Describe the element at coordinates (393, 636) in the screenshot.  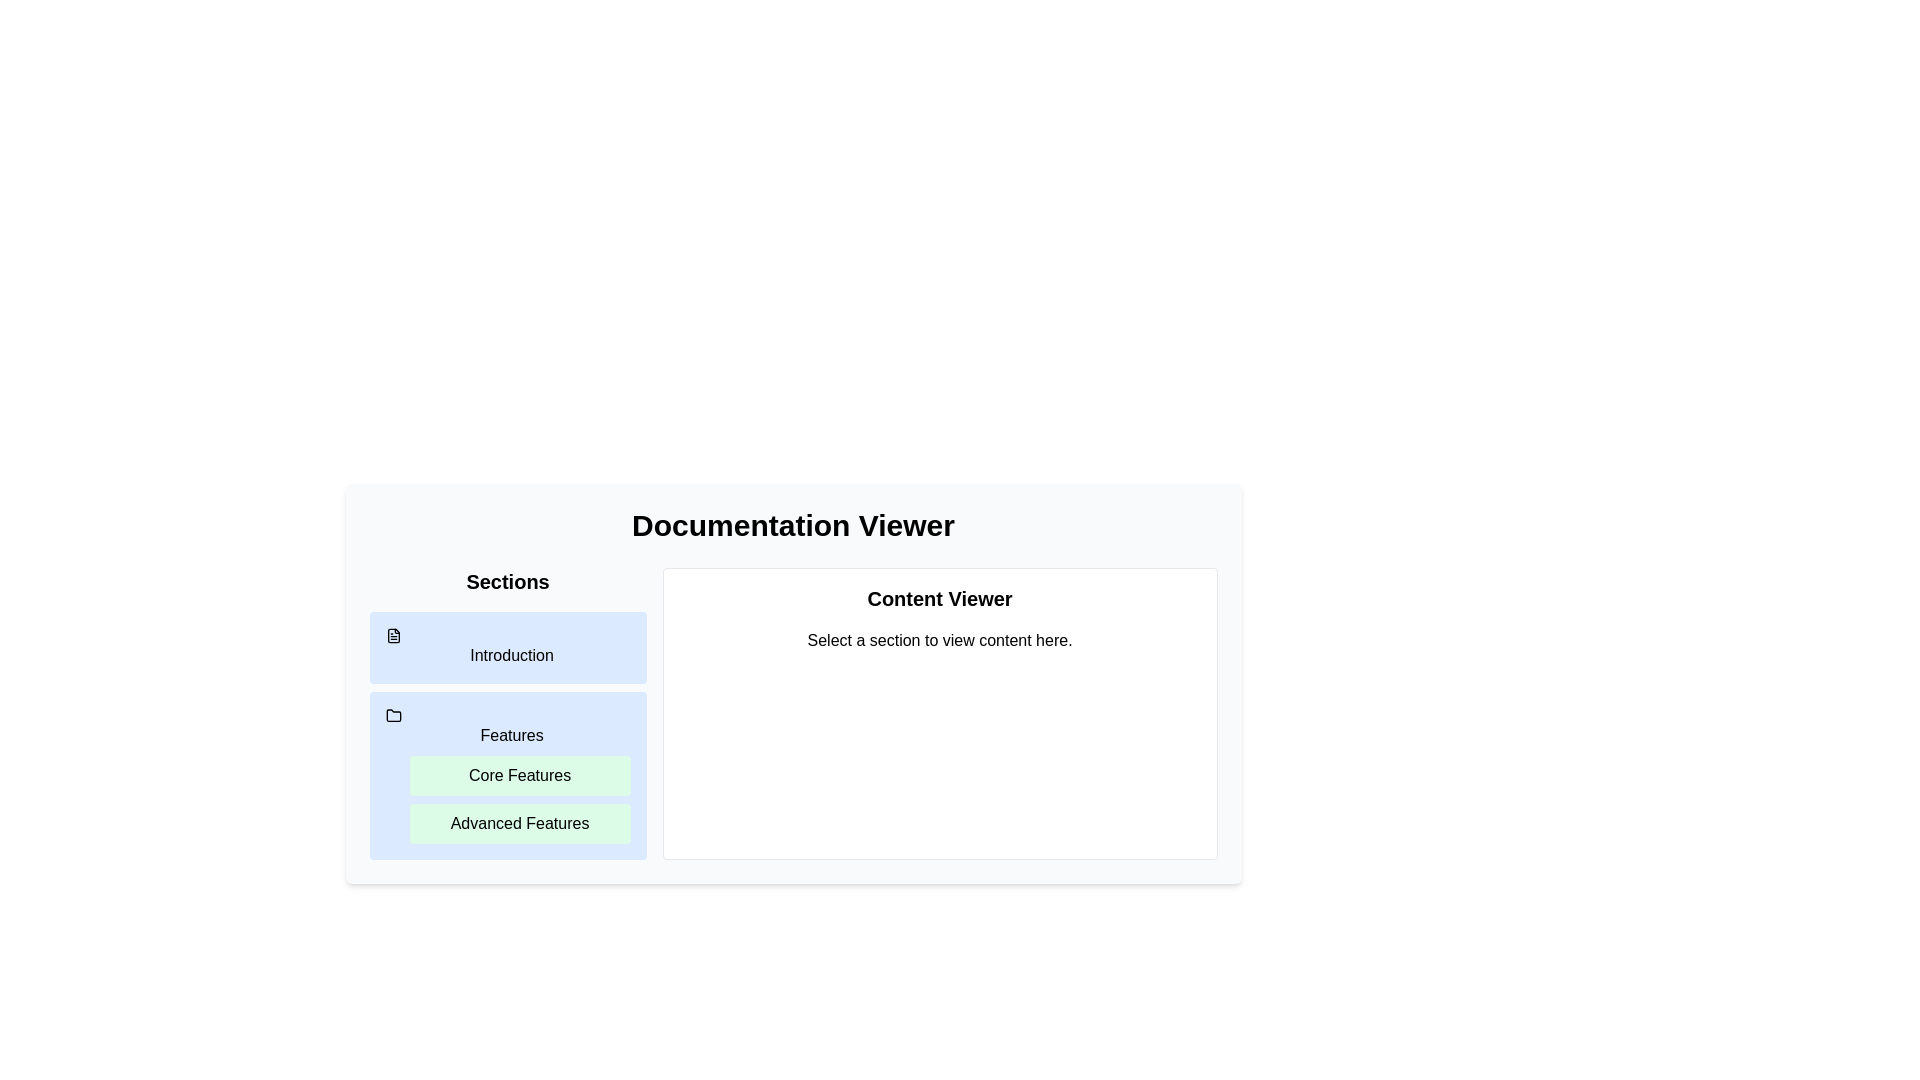
I see `the document icon located at the top-left corner of the 'Sections' panel, which is adjacent to the 'Introduction' text` at that location.